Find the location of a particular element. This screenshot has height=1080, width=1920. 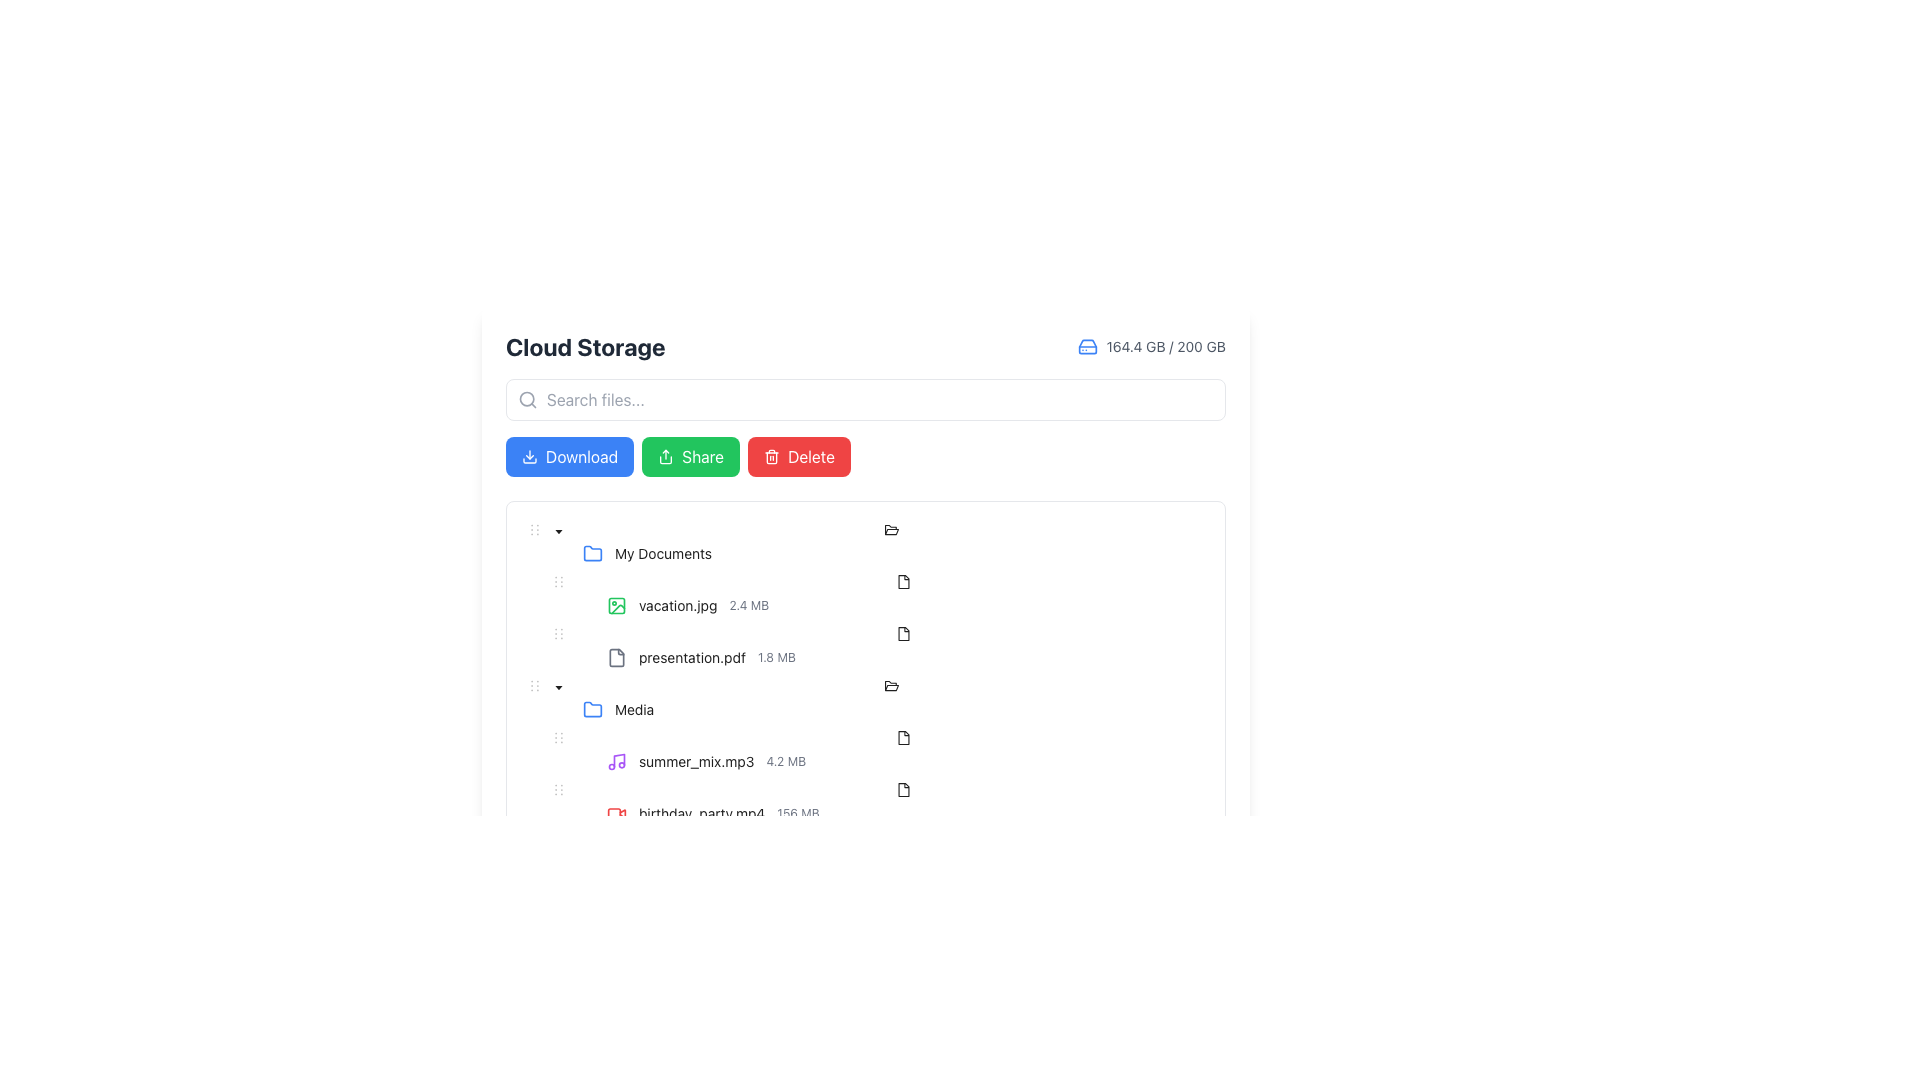

the 'Media' folder icon located in the file list section is located at coordinates (891, 684).